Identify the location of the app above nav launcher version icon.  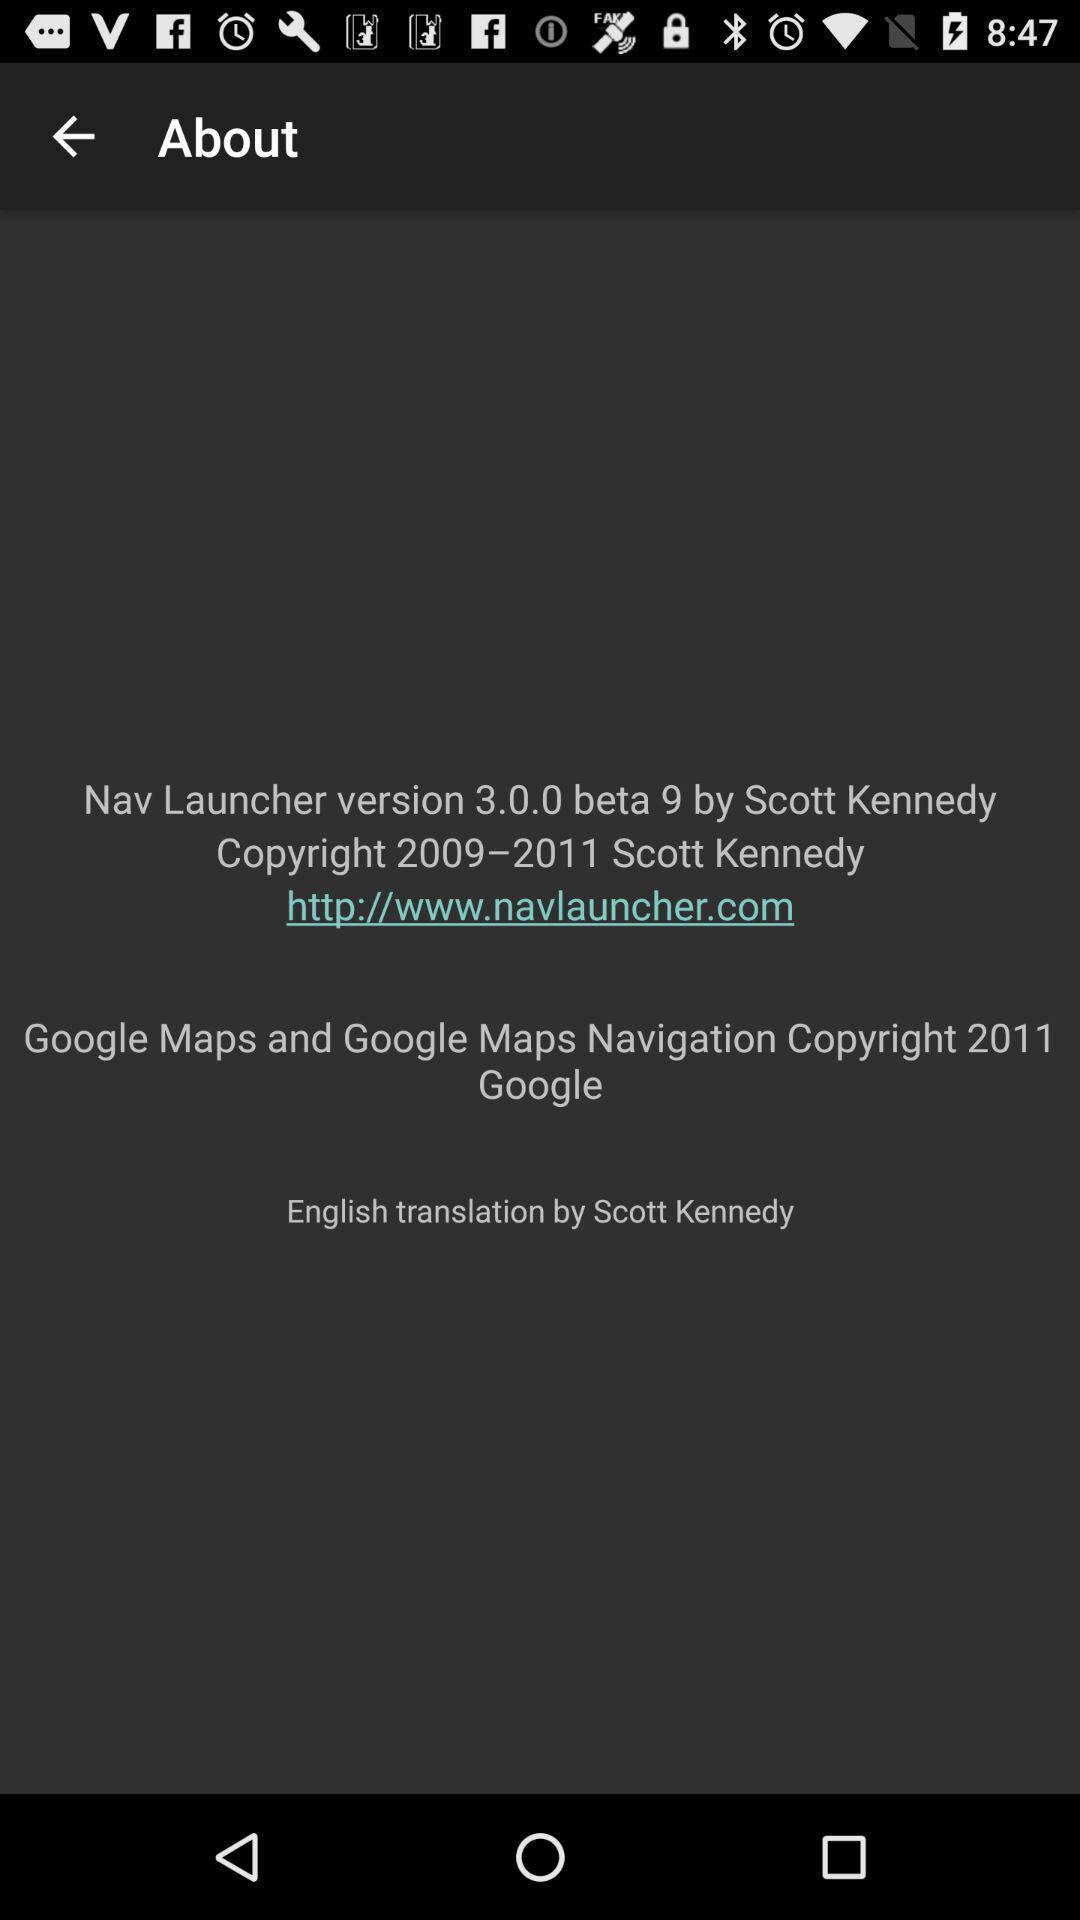
(72, 135).